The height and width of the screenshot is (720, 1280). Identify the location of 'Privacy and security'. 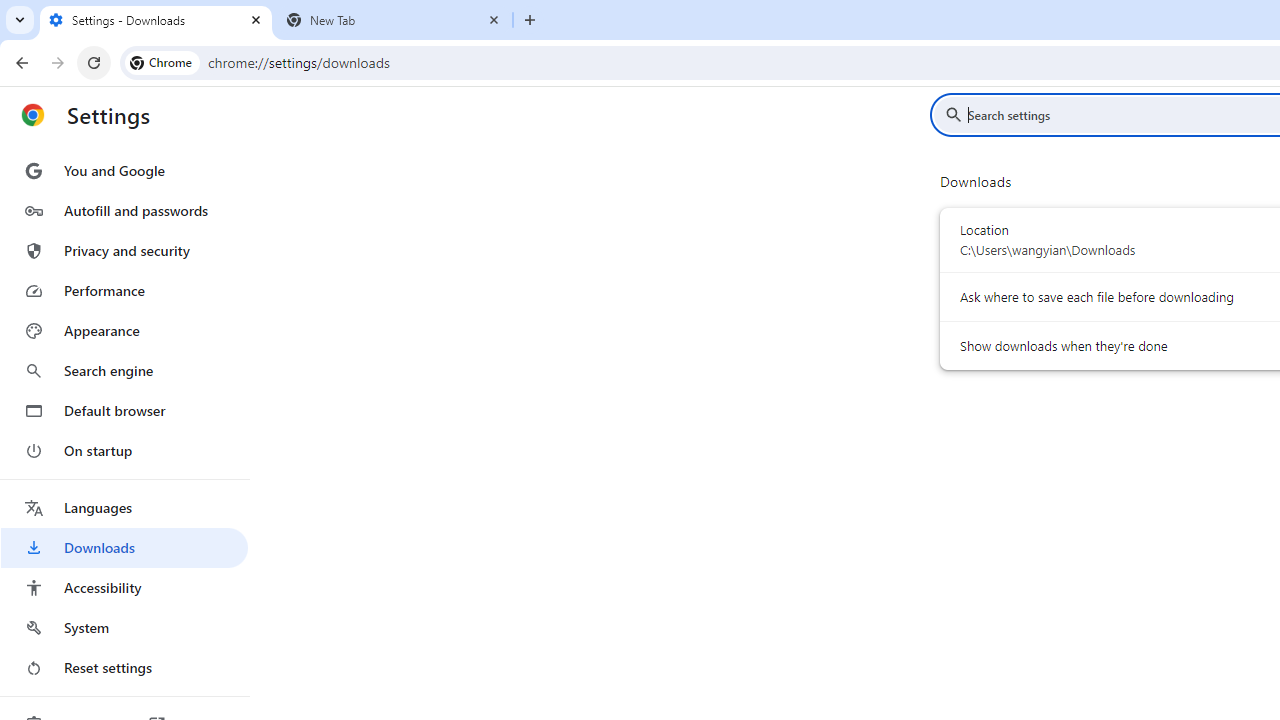
(123, 249).